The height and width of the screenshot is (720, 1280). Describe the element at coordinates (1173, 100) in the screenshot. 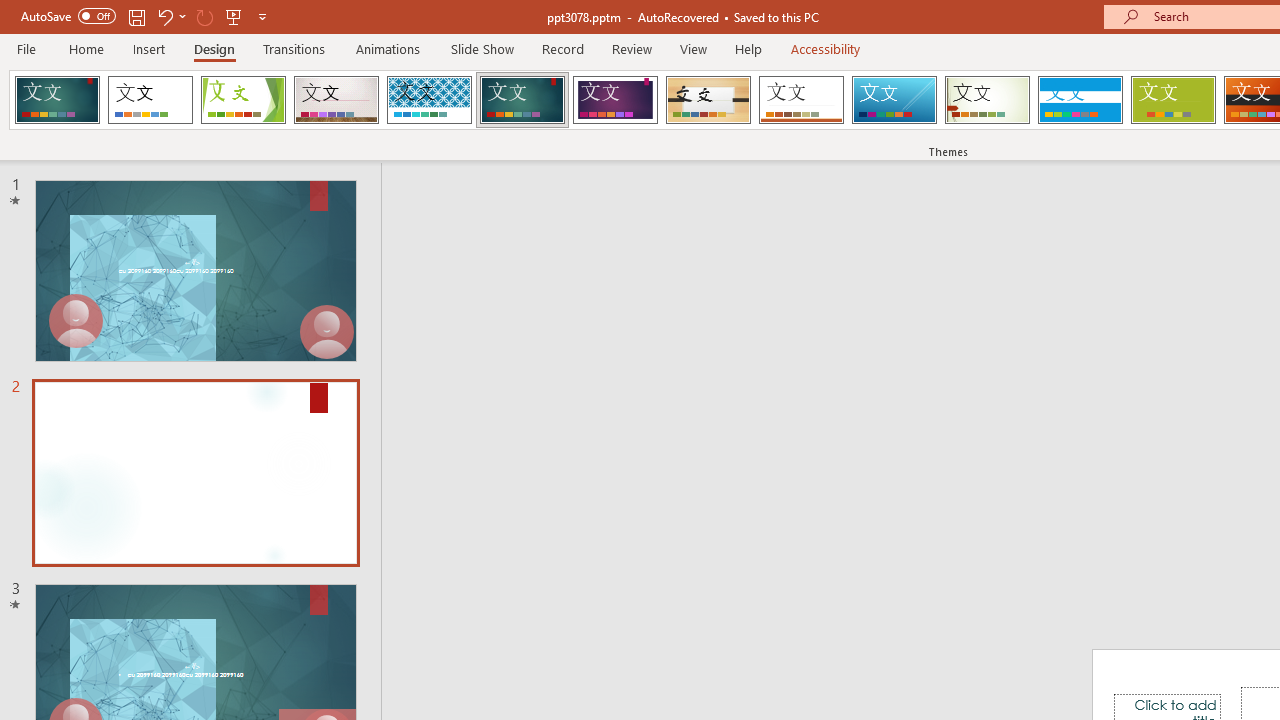

I see `'Basis'` at that location.